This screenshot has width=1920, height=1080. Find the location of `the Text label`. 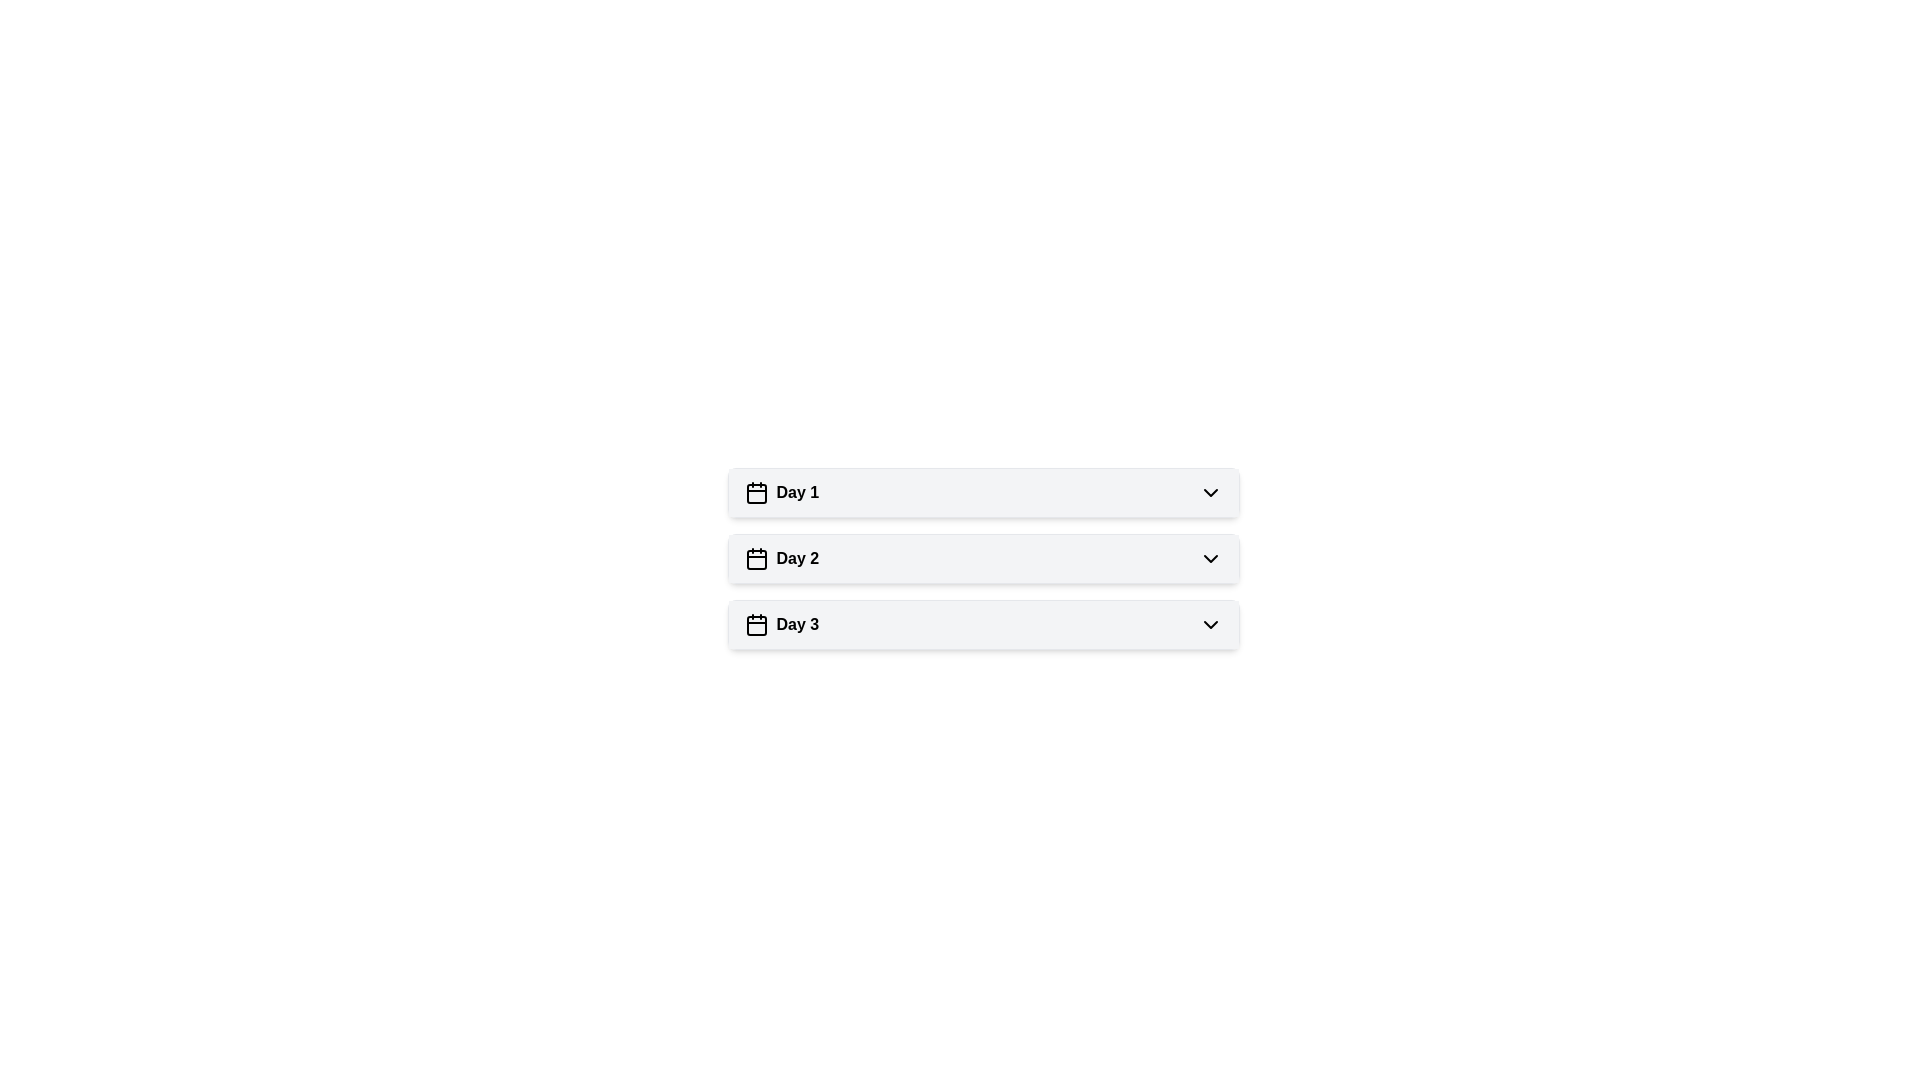

the Text label is located at coordinates (796, 559).